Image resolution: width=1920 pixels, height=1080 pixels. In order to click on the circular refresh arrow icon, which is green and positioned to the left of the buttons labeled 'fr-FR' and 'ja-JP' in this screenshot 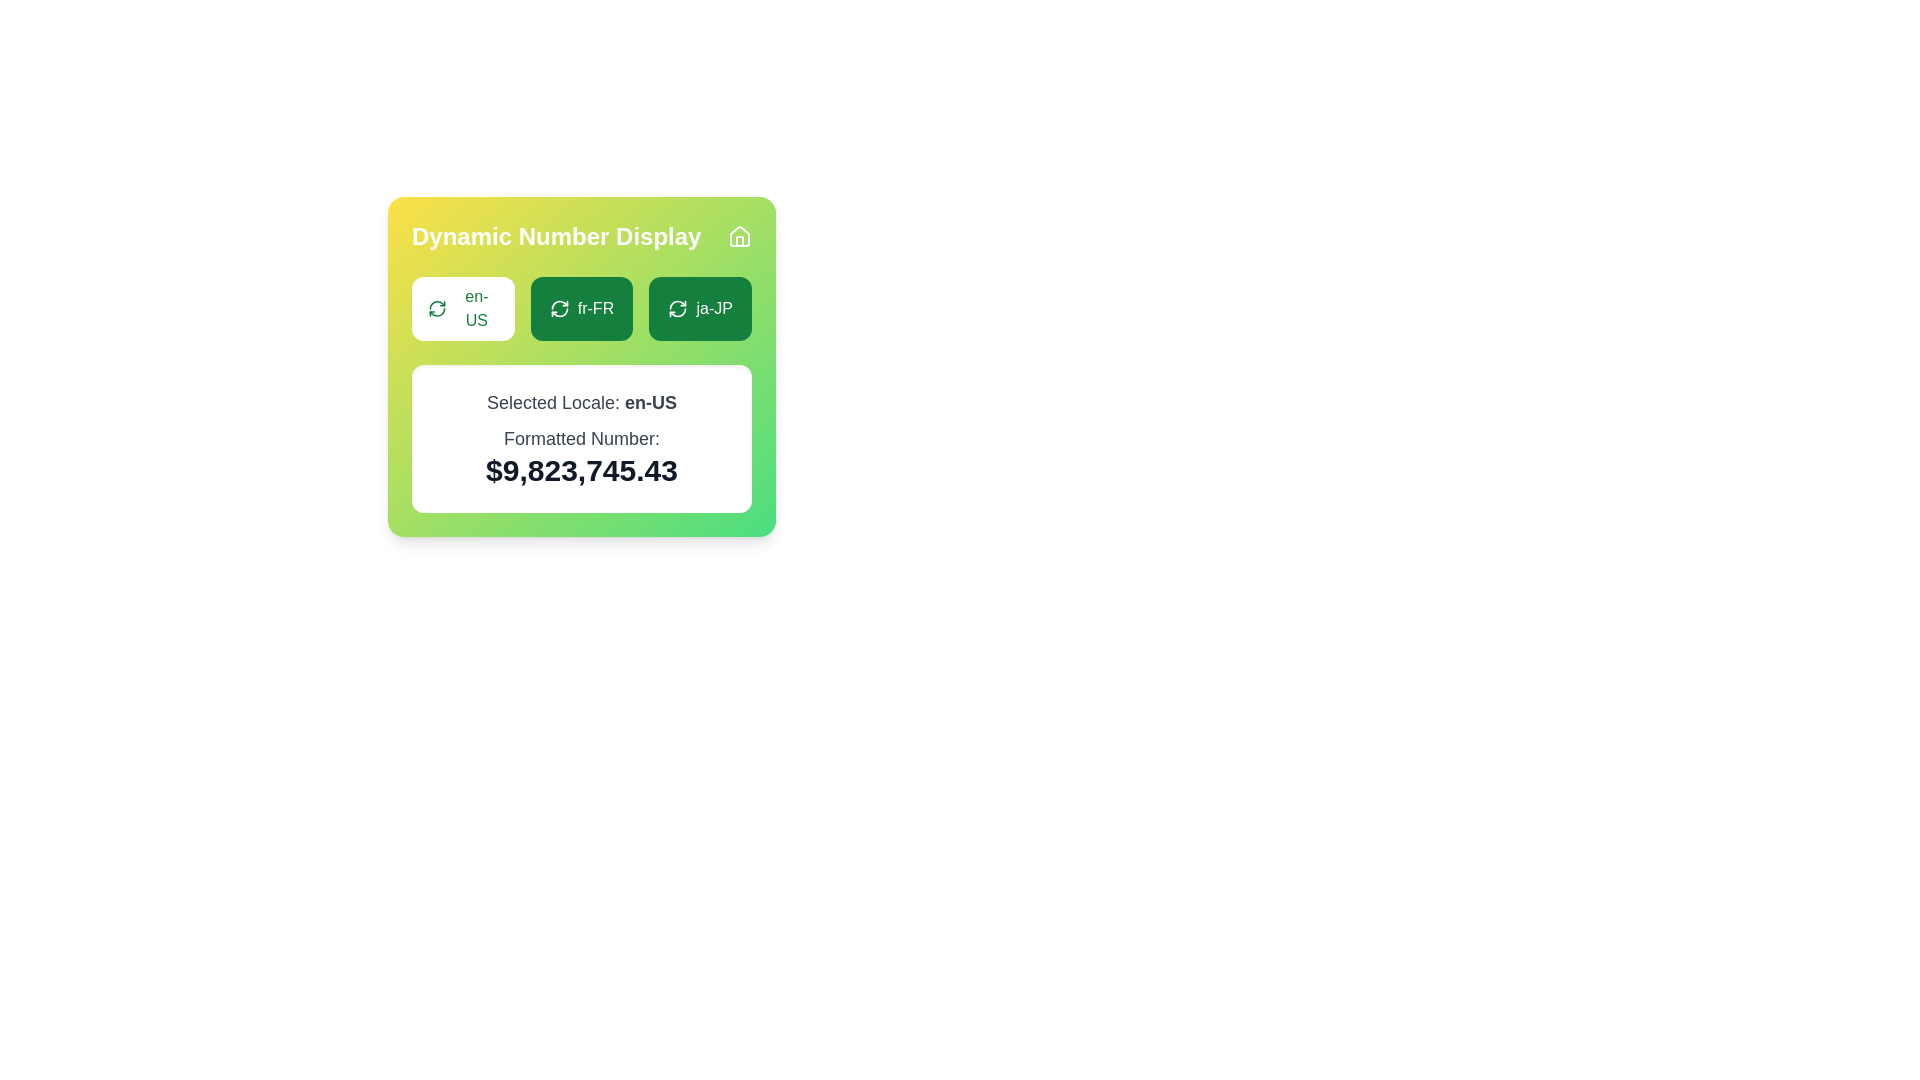, I will do `click(436, 308)`.